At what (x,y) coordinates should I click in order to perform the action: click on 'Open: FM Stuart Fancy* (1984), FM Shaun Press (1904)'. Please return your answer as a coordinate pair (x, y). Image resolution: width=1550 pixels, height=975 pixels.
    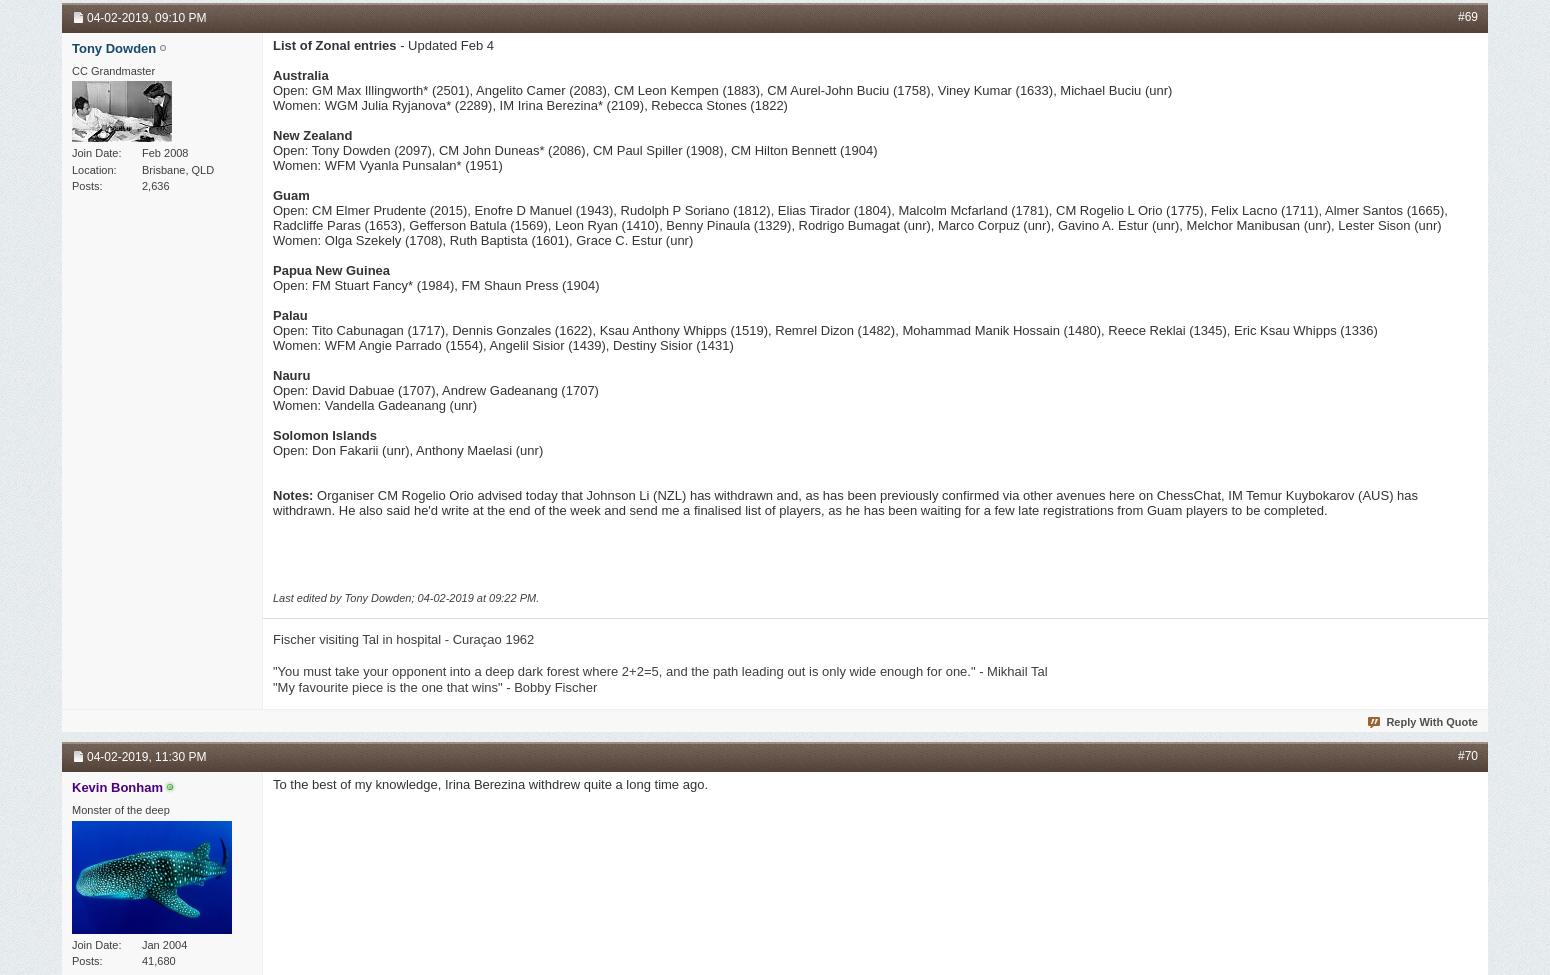
    Looking at the image, I should click on (436, 284).